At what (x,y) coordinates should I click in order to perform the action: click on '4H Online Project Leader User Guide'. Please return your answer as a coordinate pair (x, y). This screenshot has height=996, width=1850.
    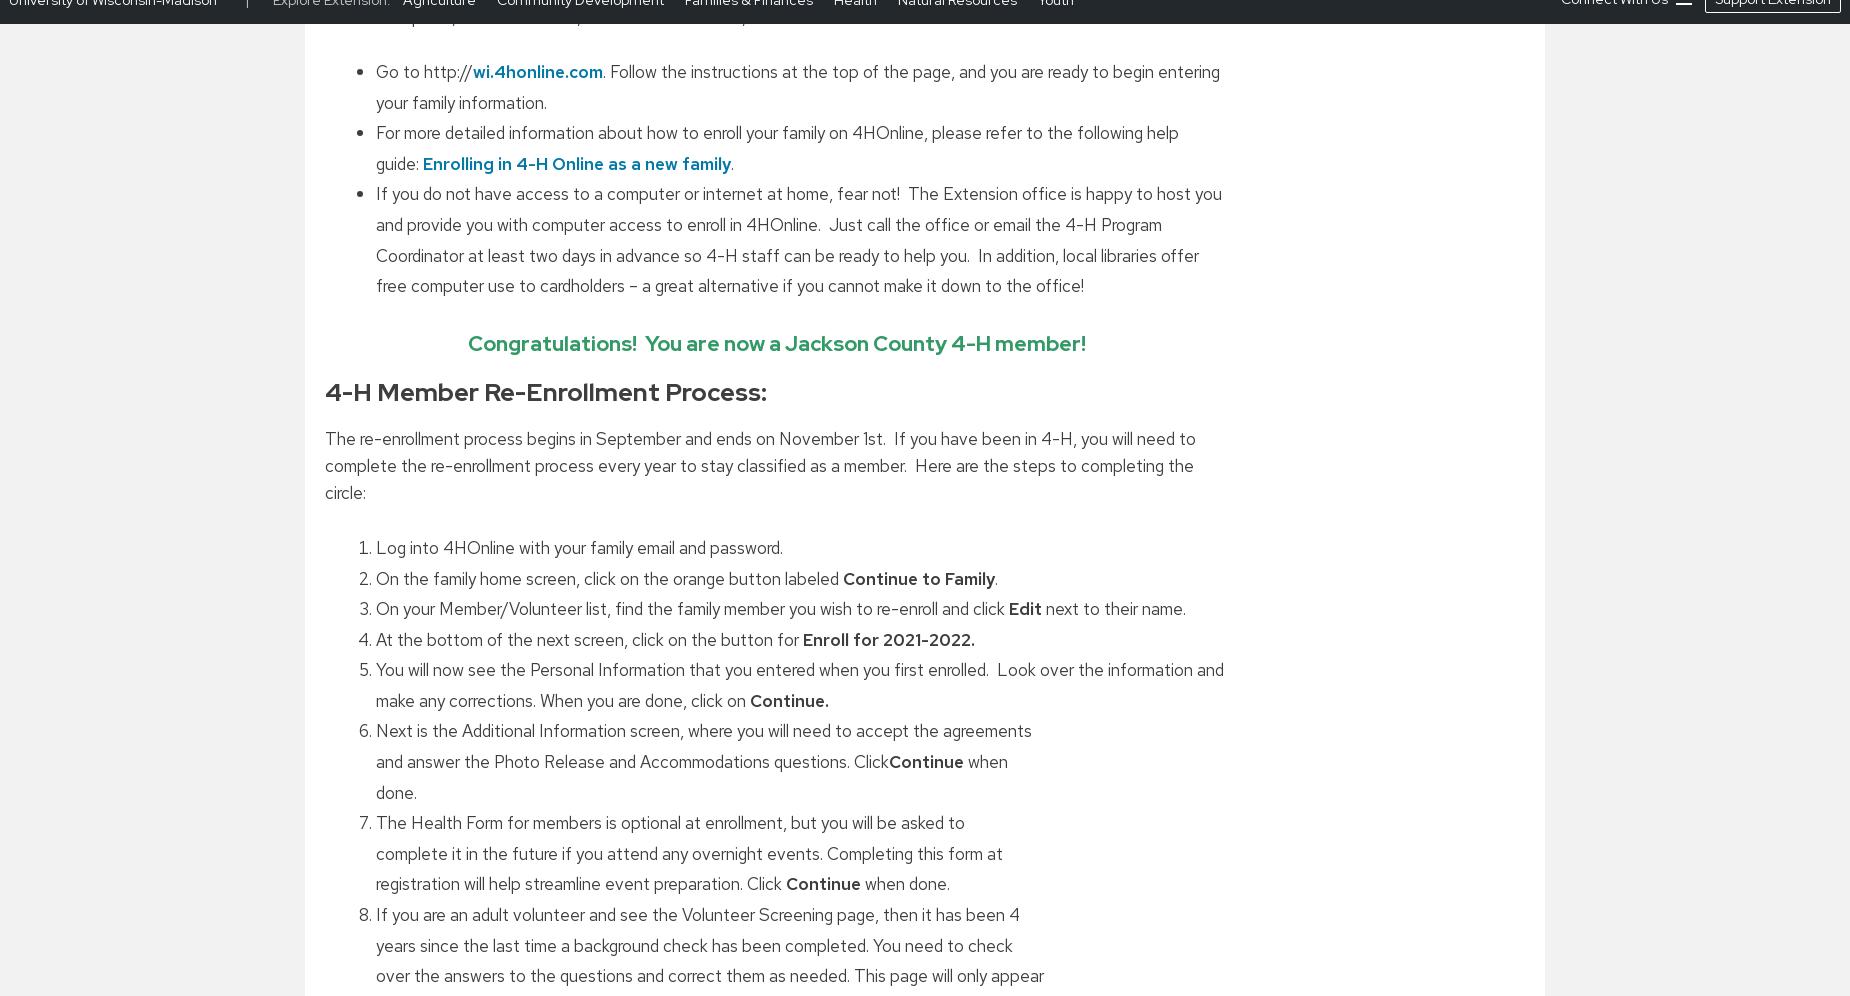
    Looking at the image, I should click on (526, 379).